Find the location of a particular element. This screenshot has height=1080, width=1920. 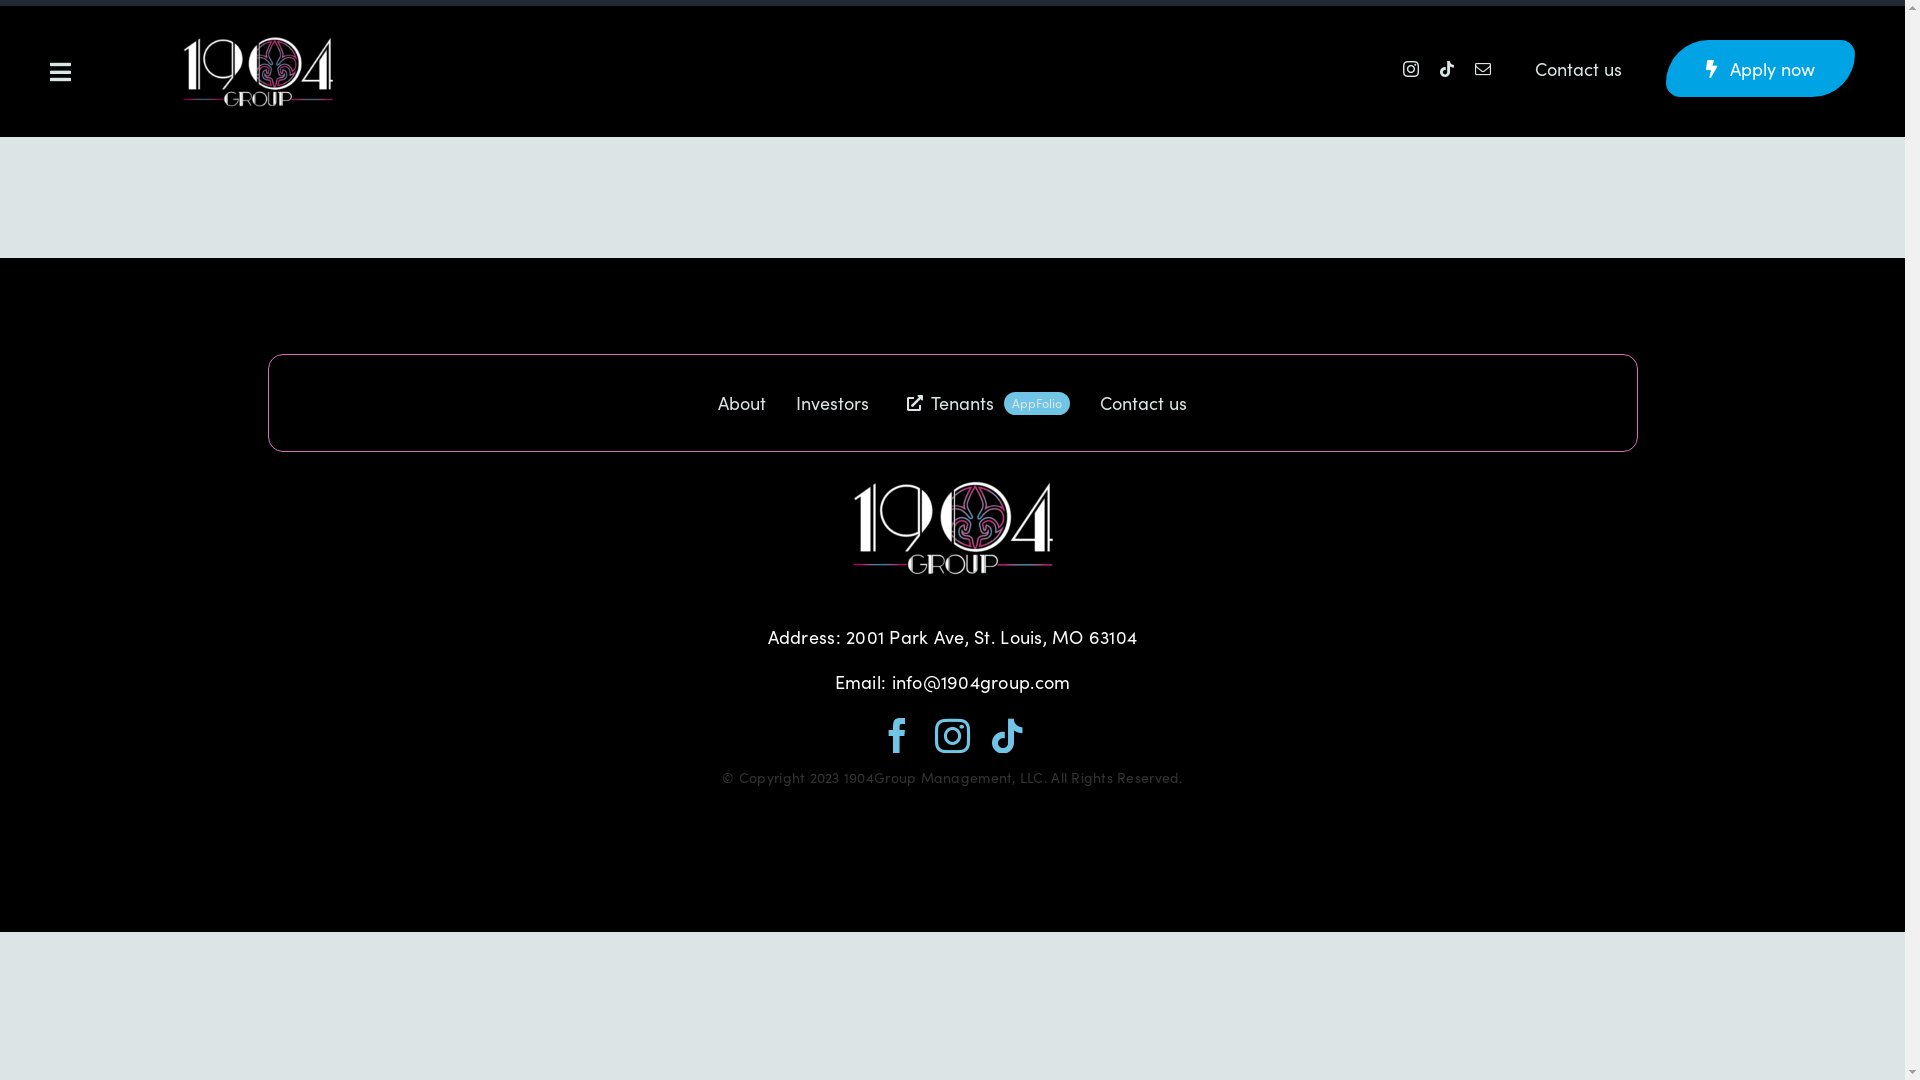

'Investors' is located at coordinates (832, 402).